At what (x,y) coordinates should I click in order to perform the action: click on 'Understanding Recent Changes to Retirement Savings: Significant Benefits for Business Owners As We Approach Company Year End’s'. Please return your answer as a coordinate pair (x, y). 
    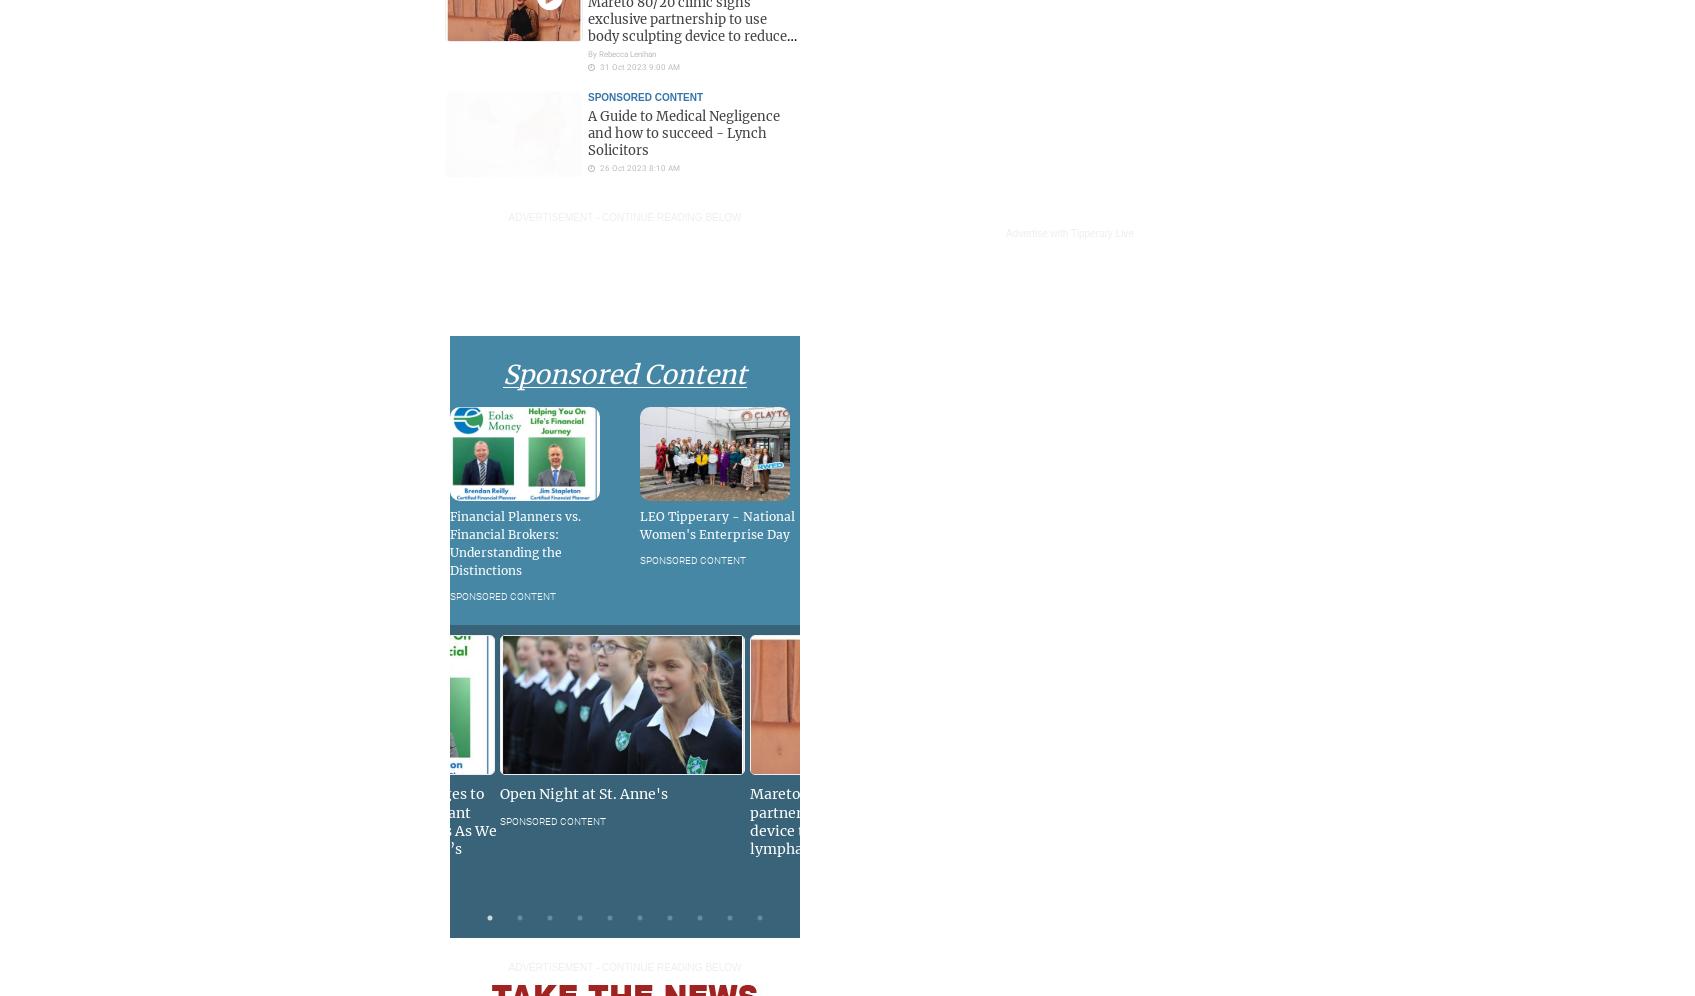
    Looking at the image, I should click on (367, 819).